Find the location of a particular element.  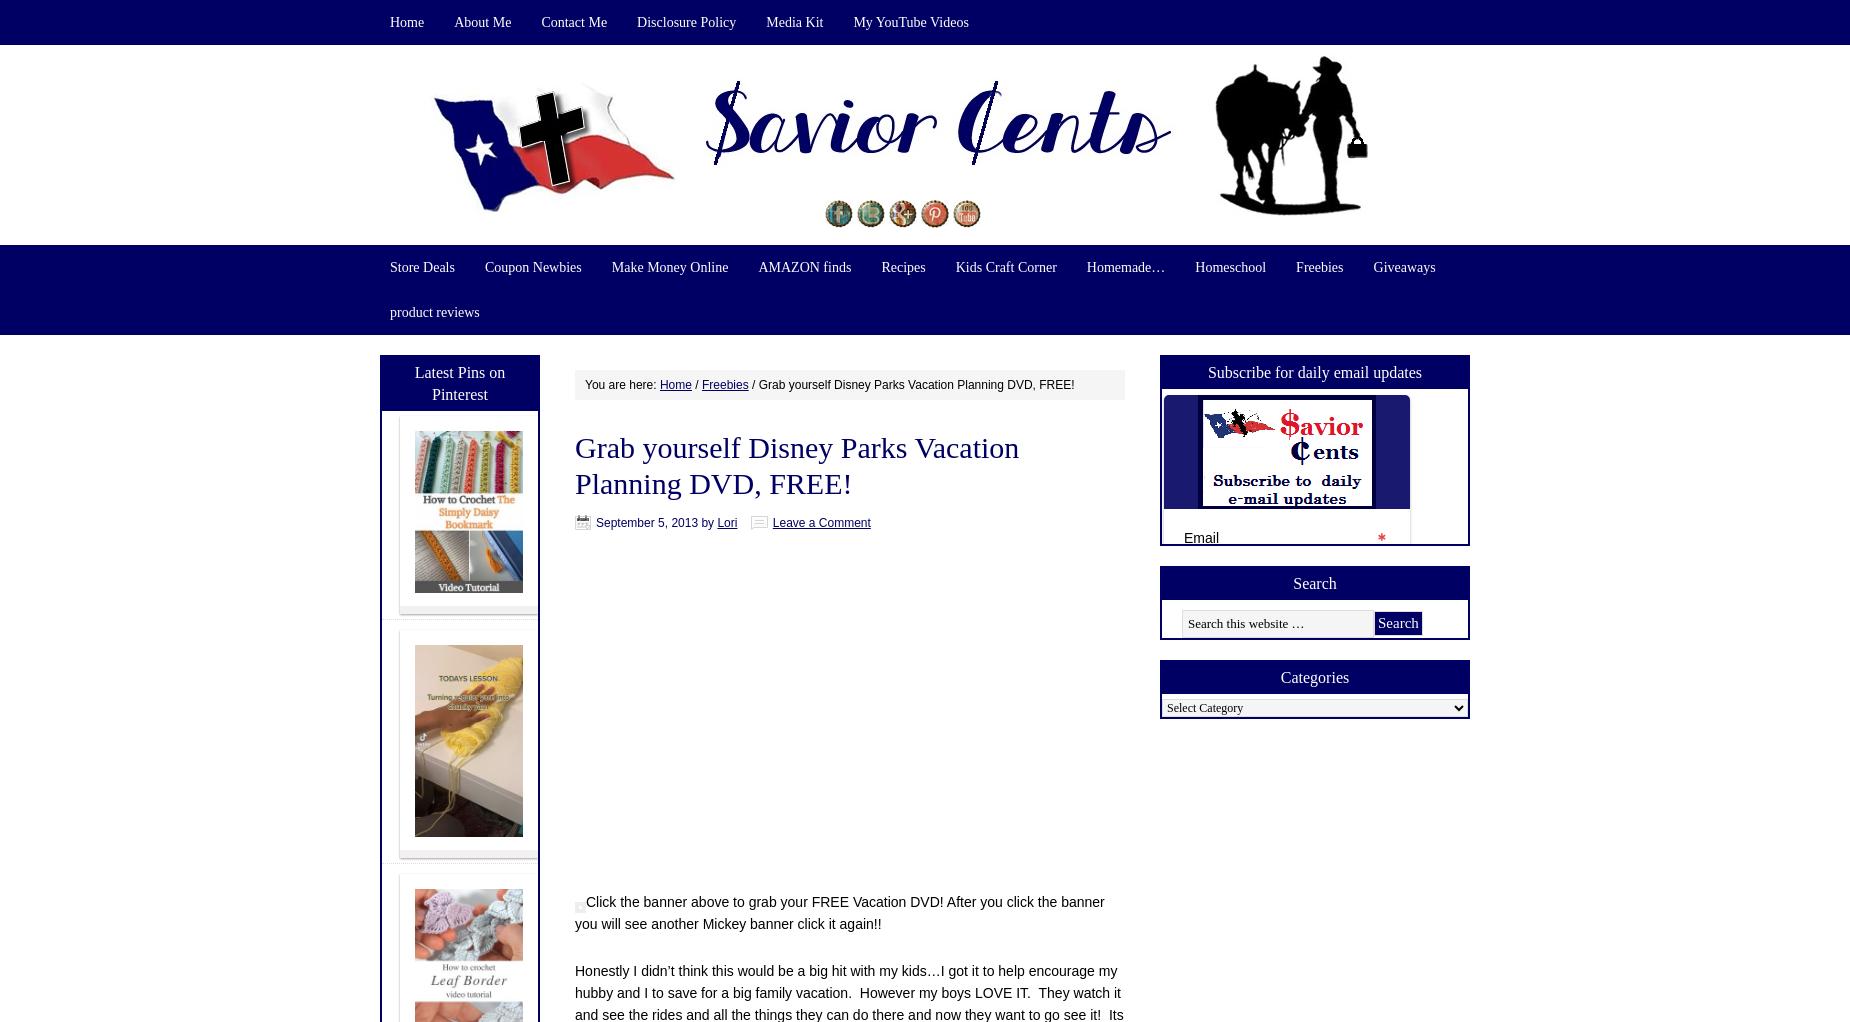

'Click the banner above to grab your FREE Vacation DVD! After you click the banner you will see another Mickey banner click it again!!' is located at coordinates (839, 911).